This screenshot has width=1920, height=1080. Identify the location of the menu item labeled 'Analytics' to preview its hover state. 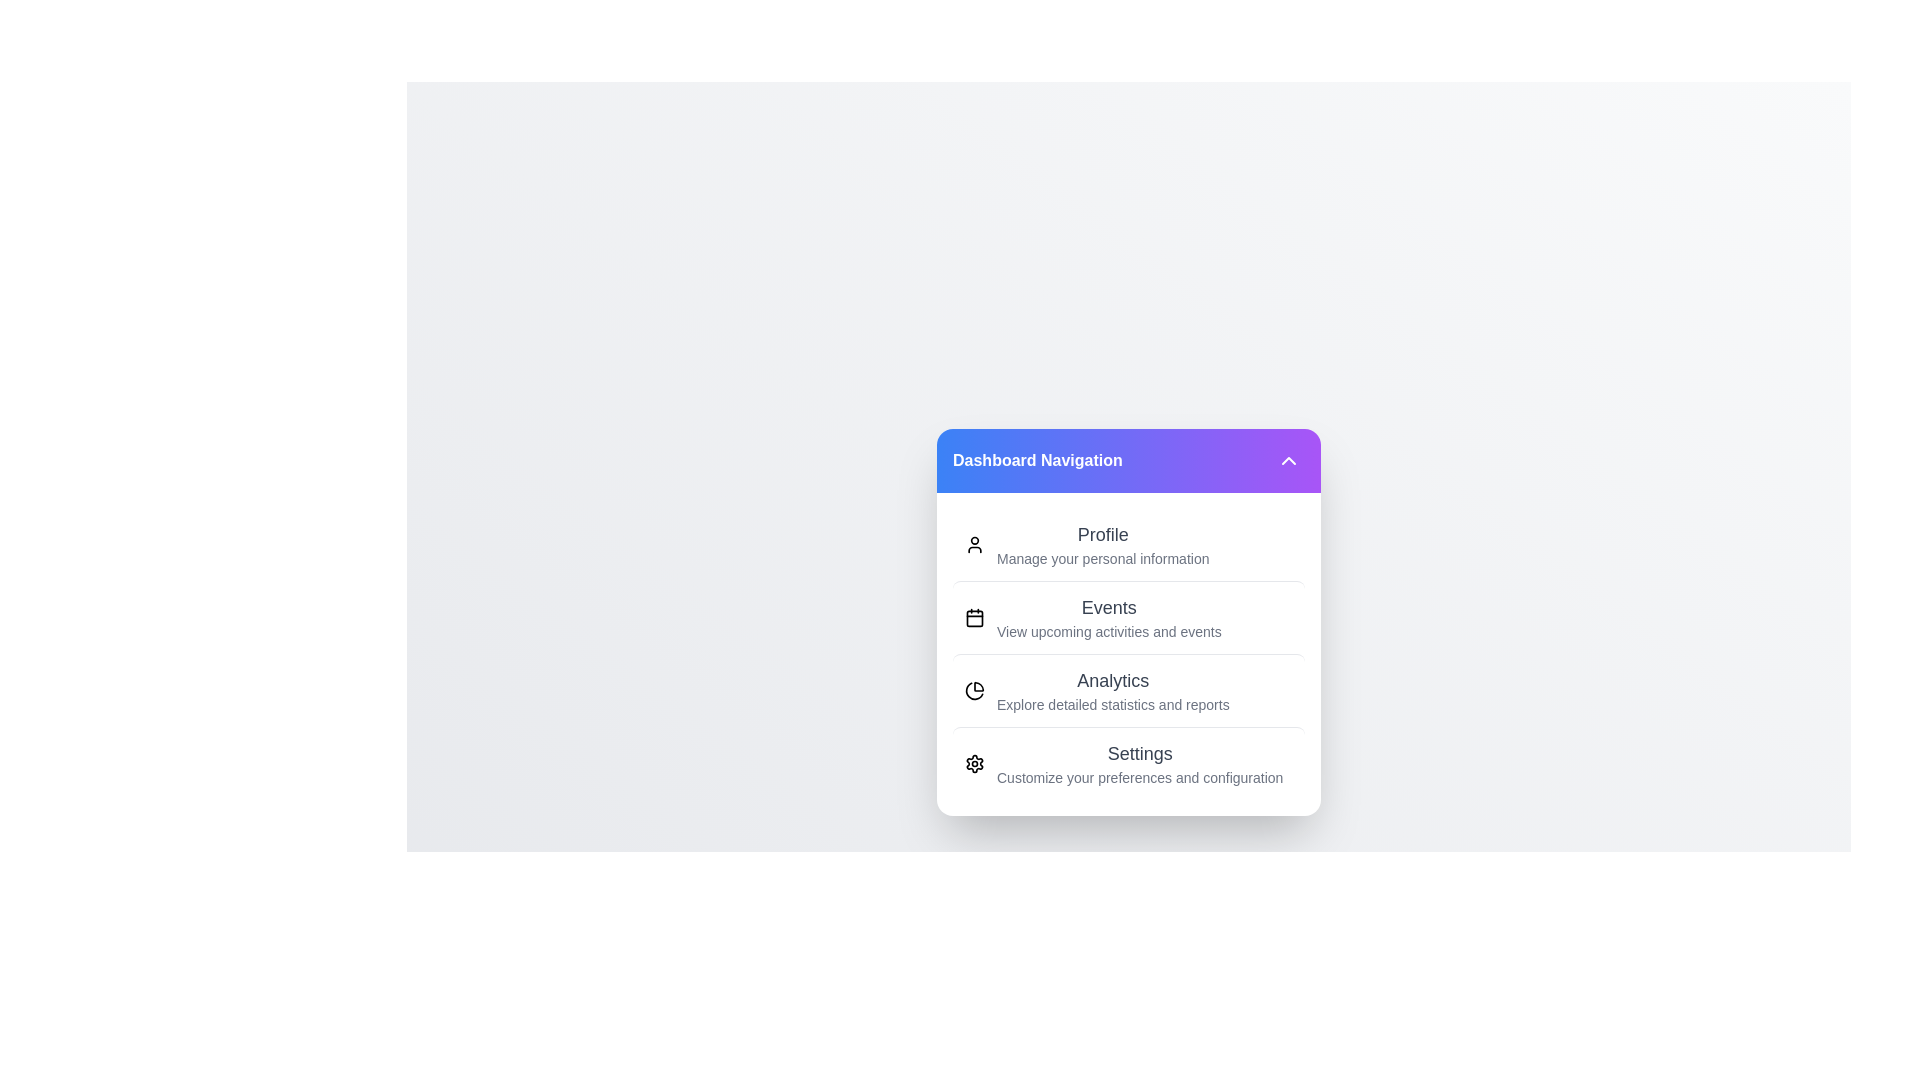
(1128, 689).